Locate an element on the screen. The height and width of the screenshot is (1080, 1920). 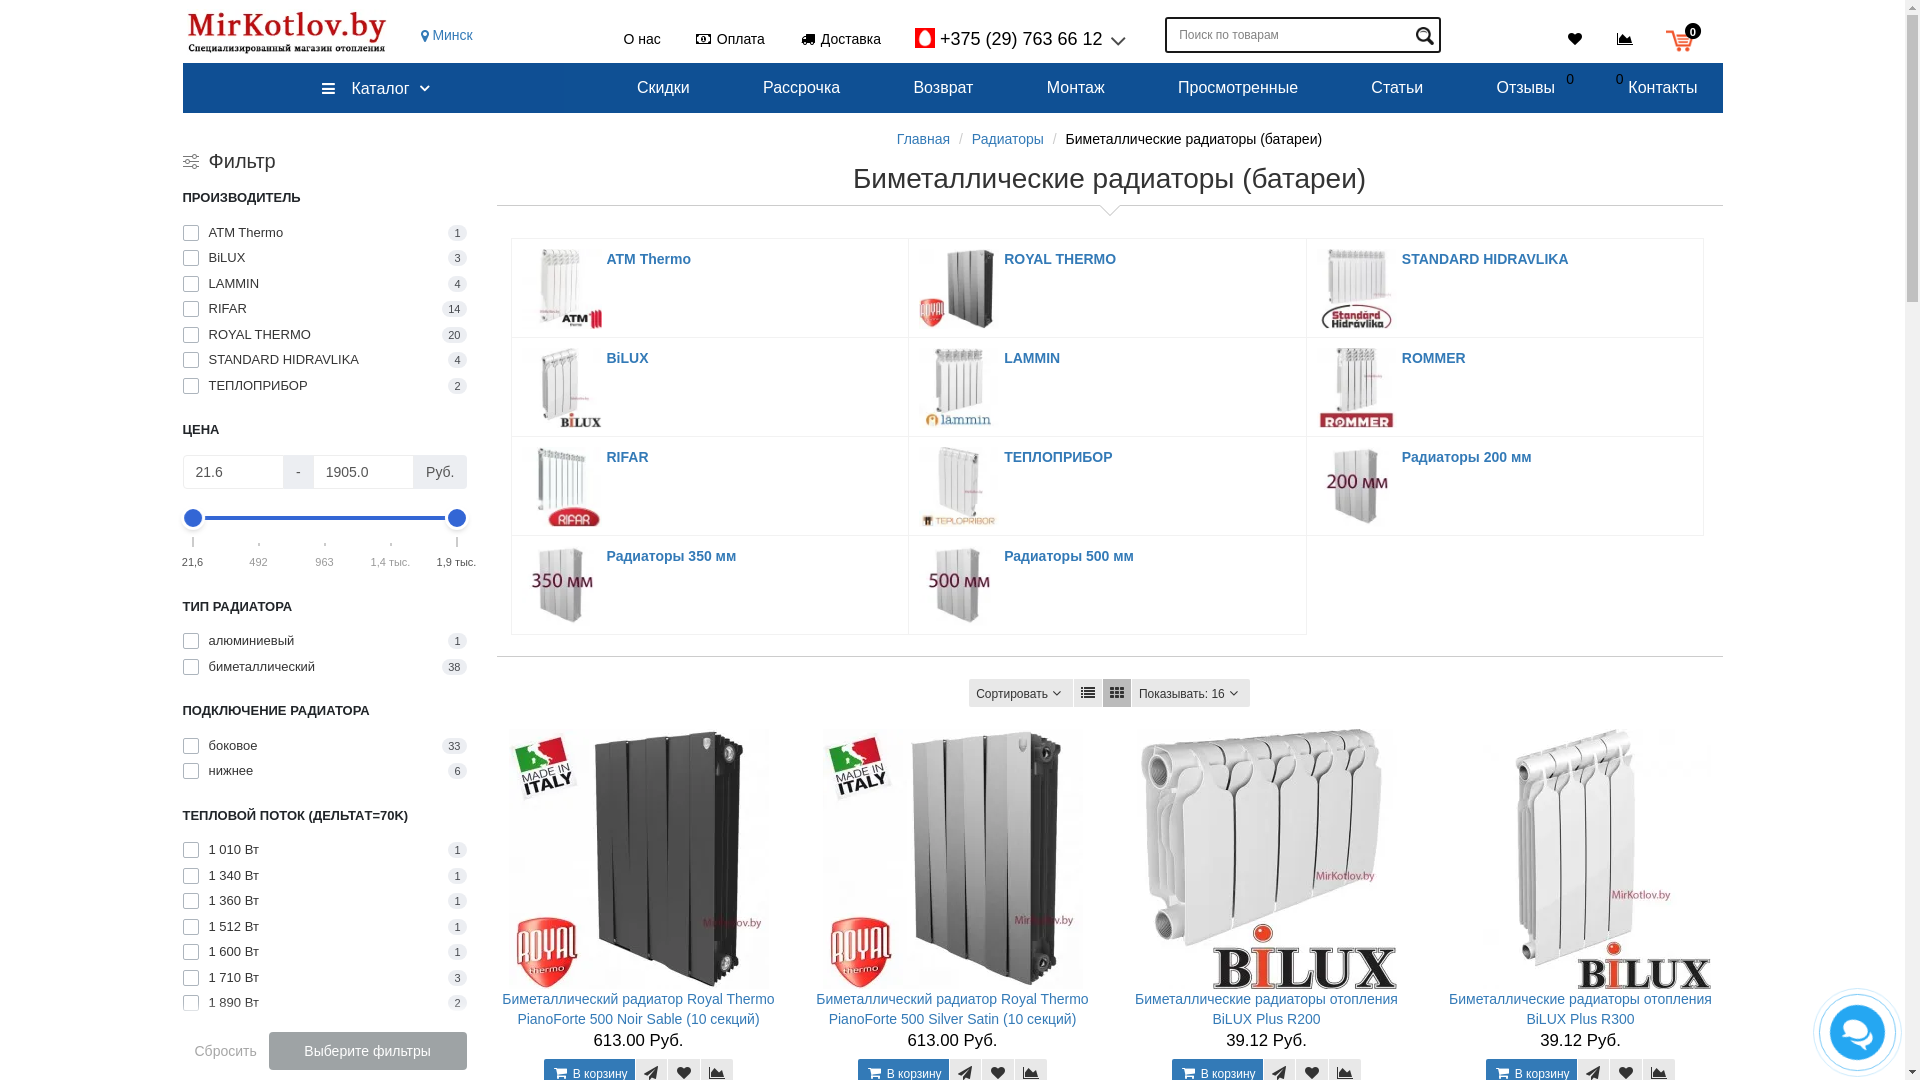
'ATM Thermo is located at coordinates (324, 230).